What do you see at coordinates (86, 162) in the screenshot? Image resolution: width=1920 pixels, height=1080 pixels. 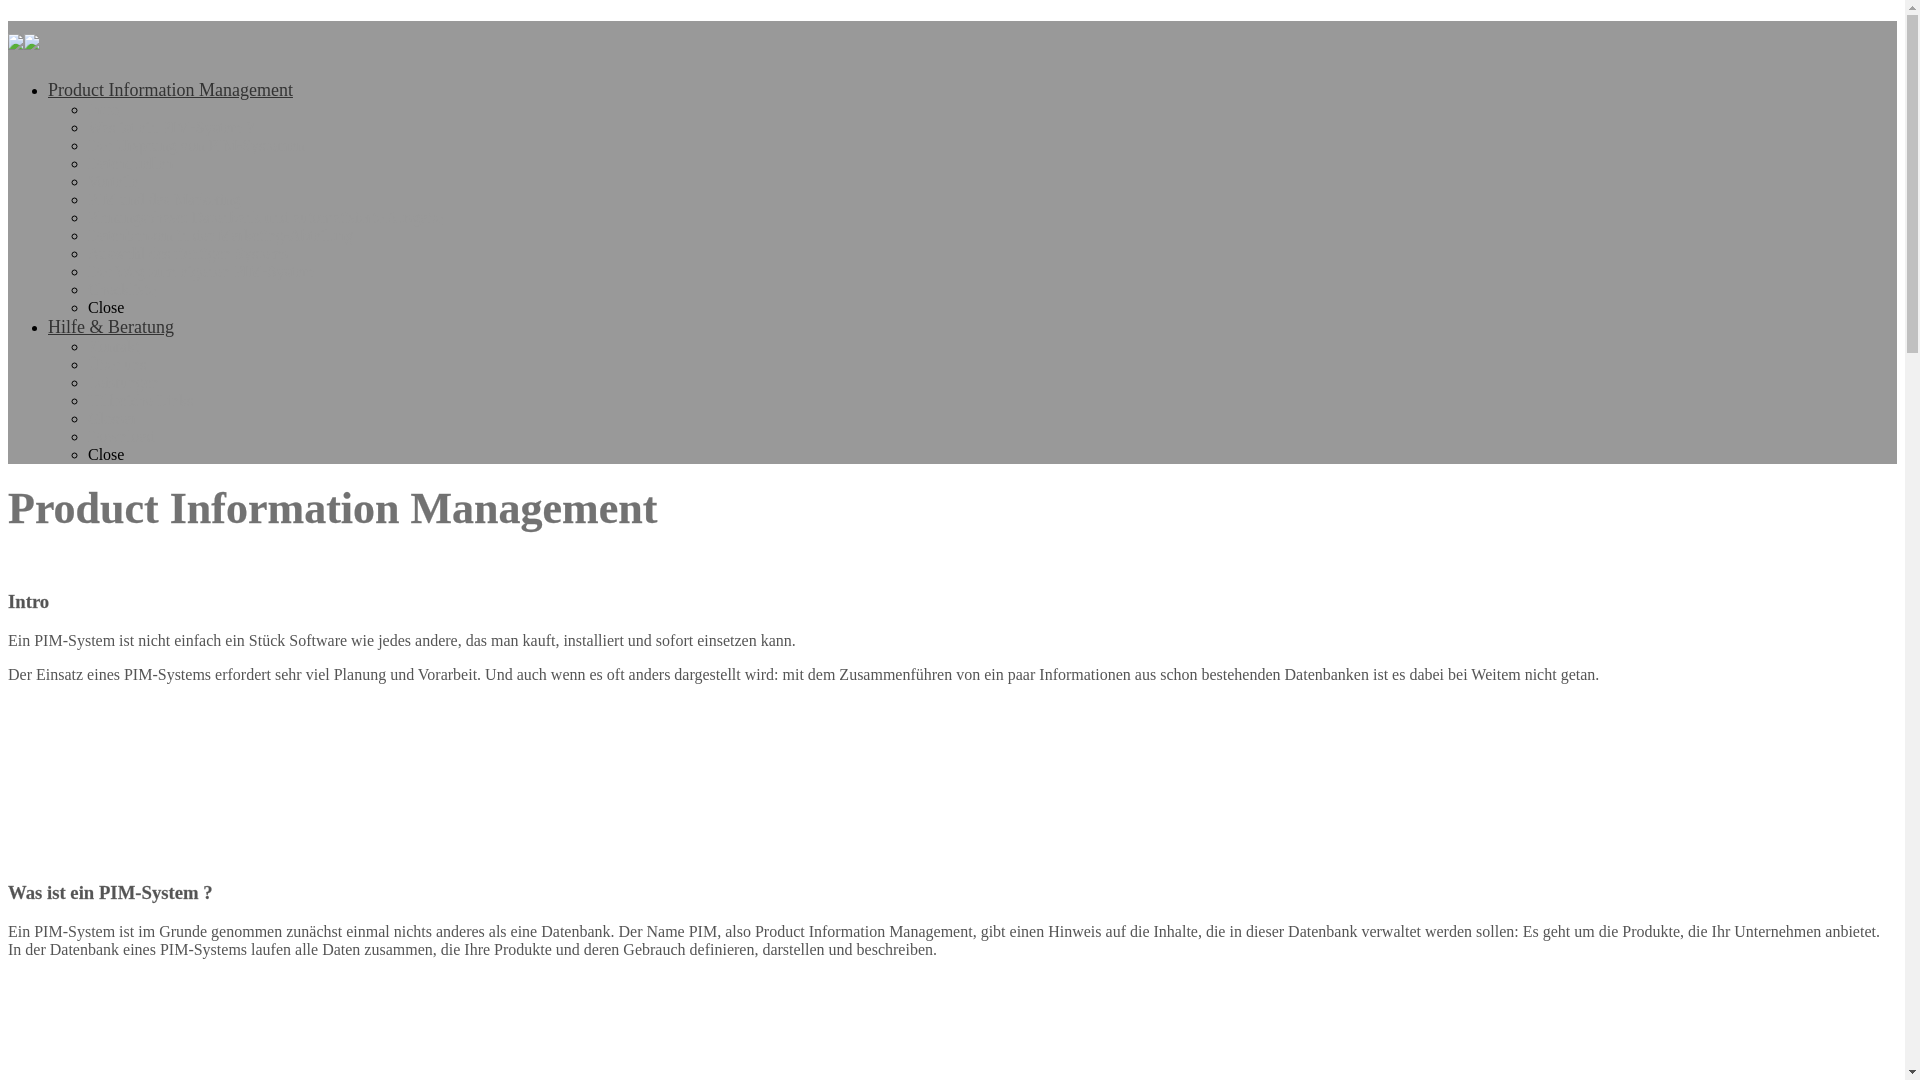 I see `'Datenquellen'` at bounding box center [86, 162].